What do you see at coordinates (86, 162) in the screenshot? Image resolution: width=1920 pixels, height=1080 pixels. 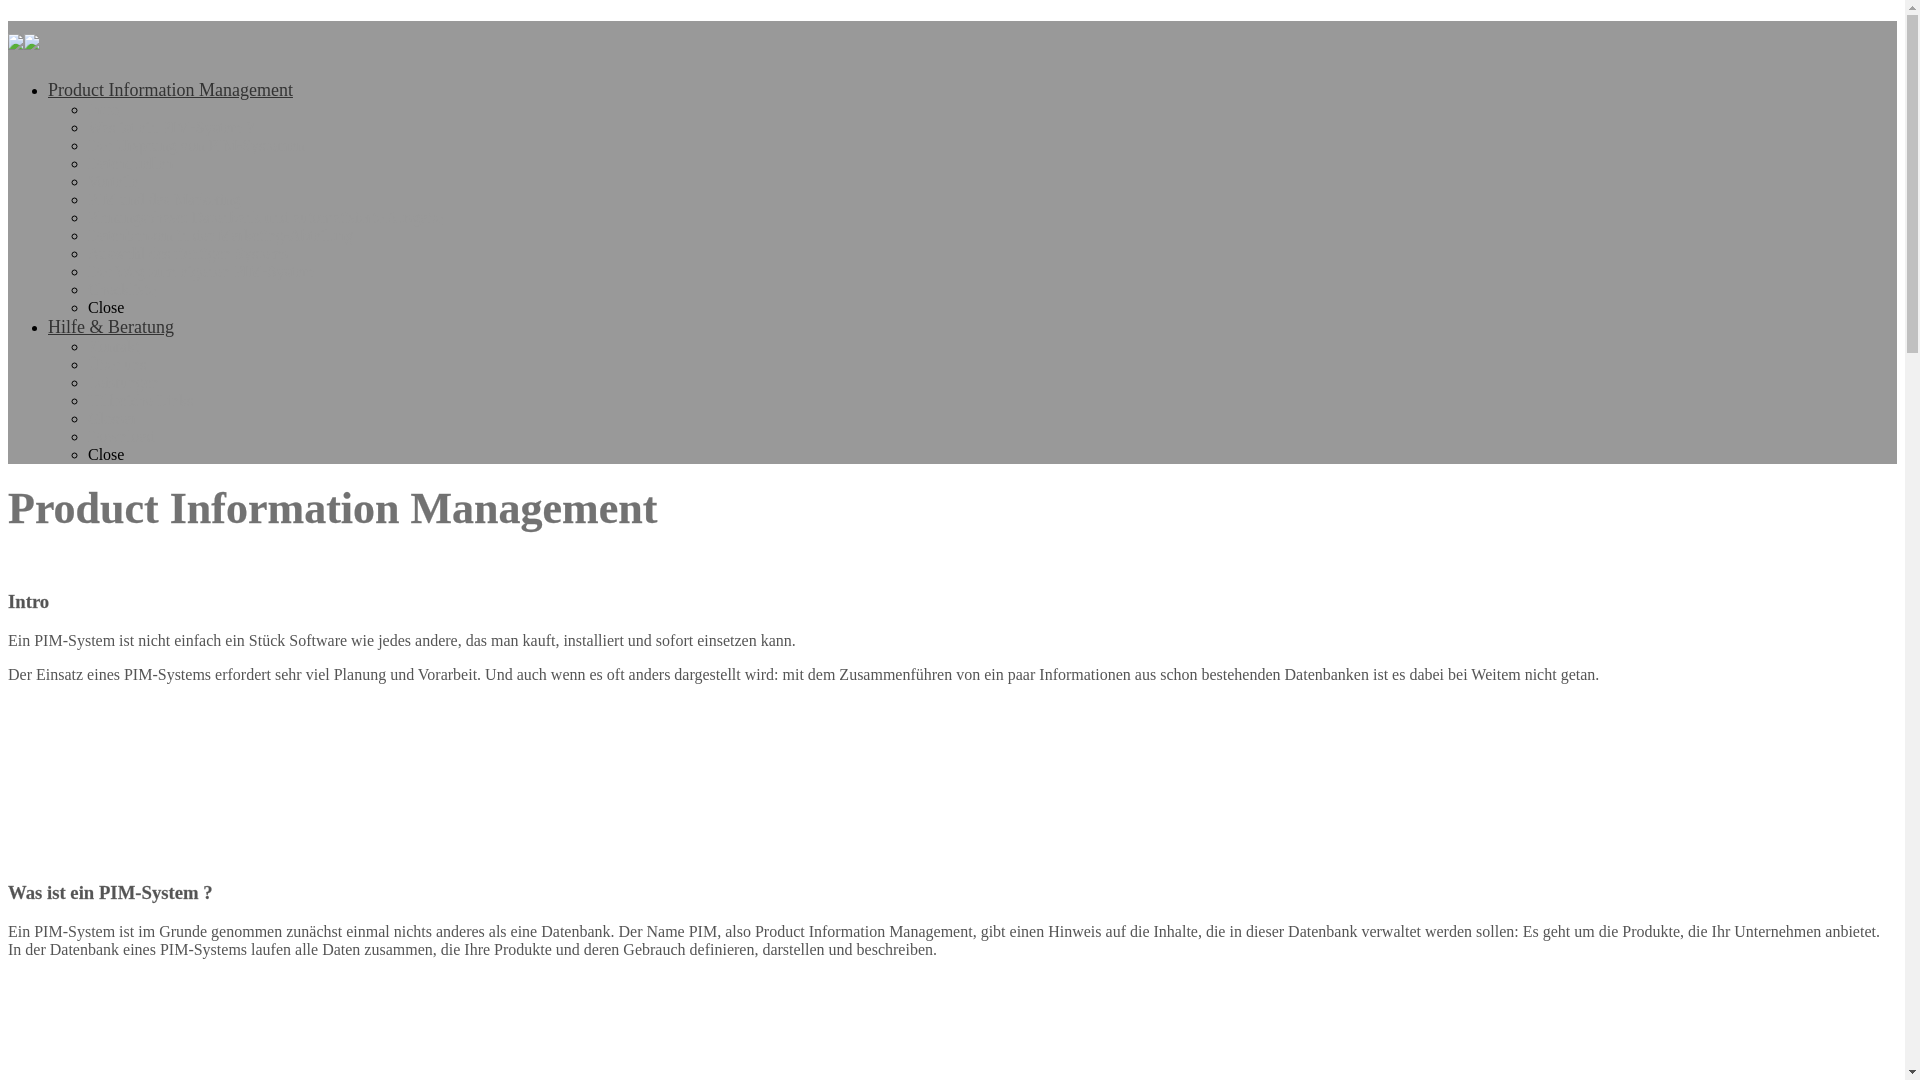 I see `'Datenquellen'` at bounding box center [86, 162].